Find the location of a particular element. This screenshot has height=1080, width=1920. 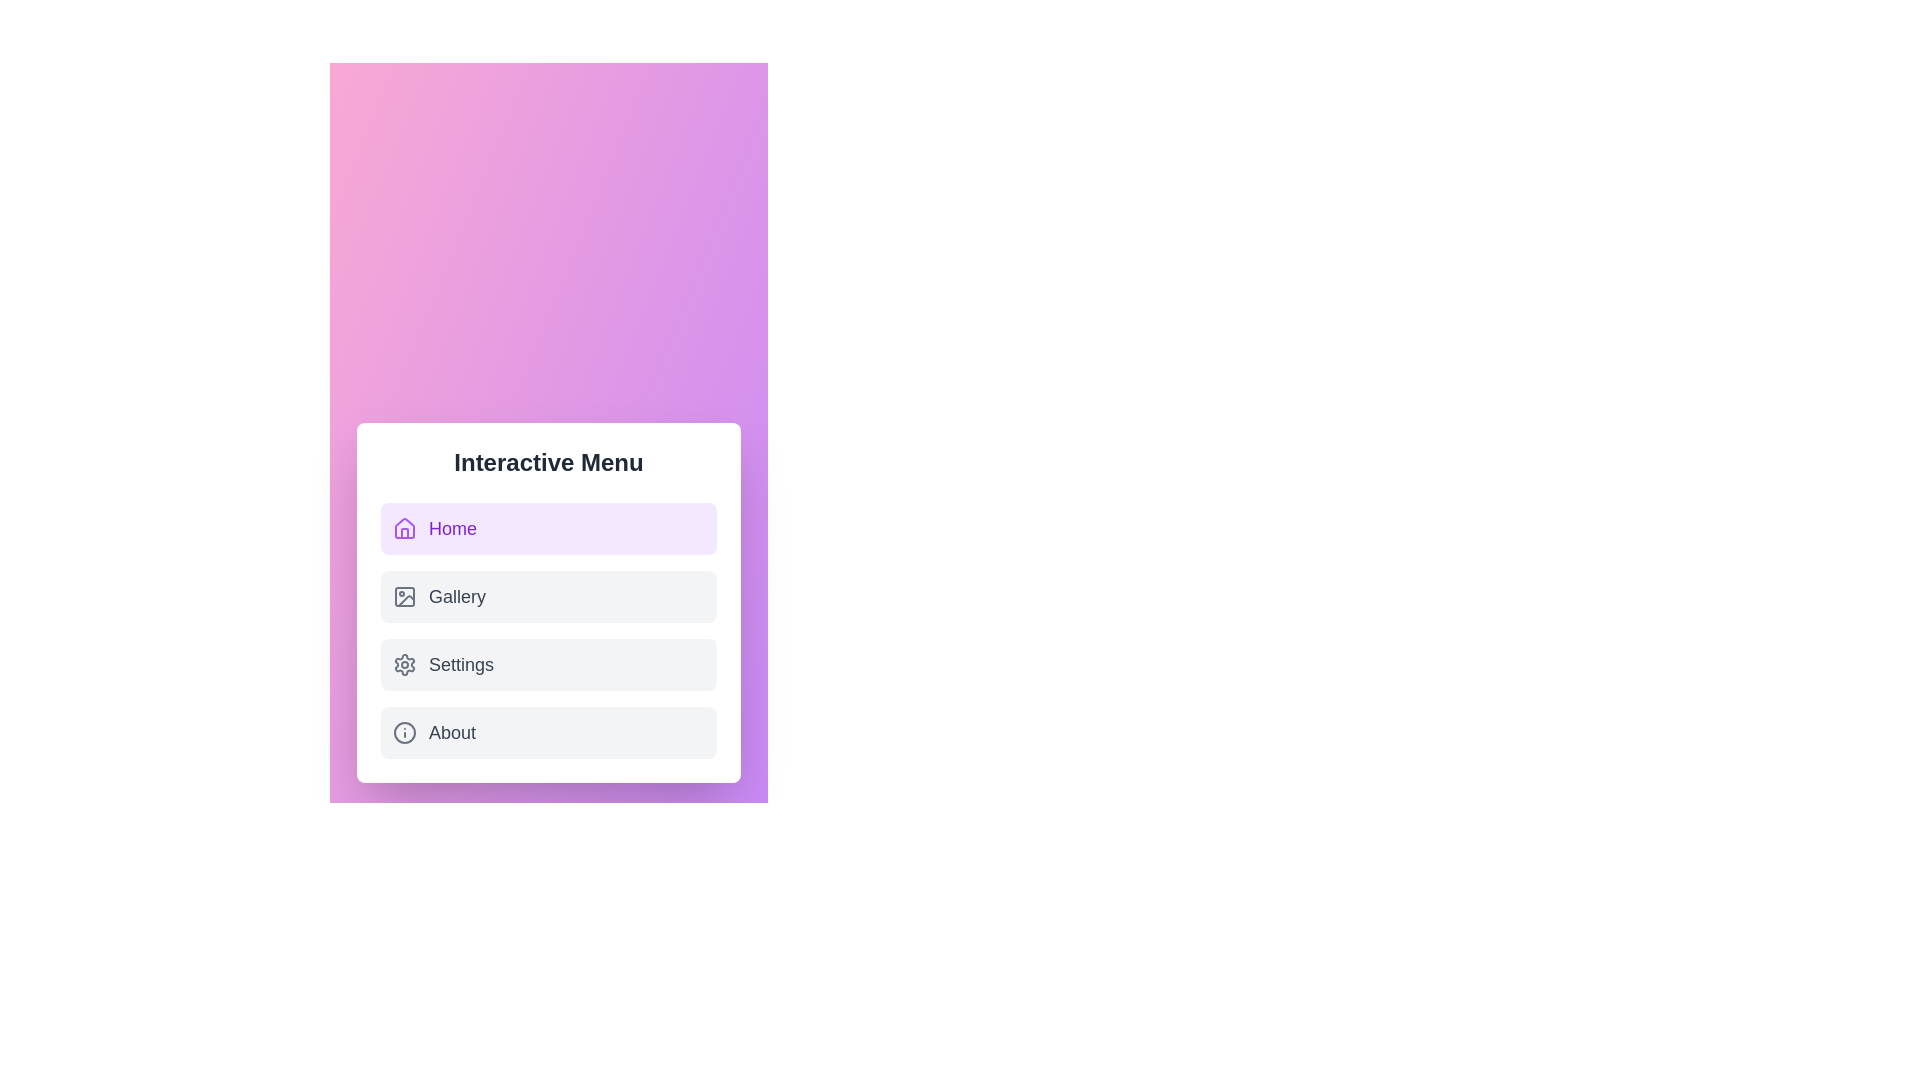

the icon next to the tab label About is located at coordinates (403, 732).